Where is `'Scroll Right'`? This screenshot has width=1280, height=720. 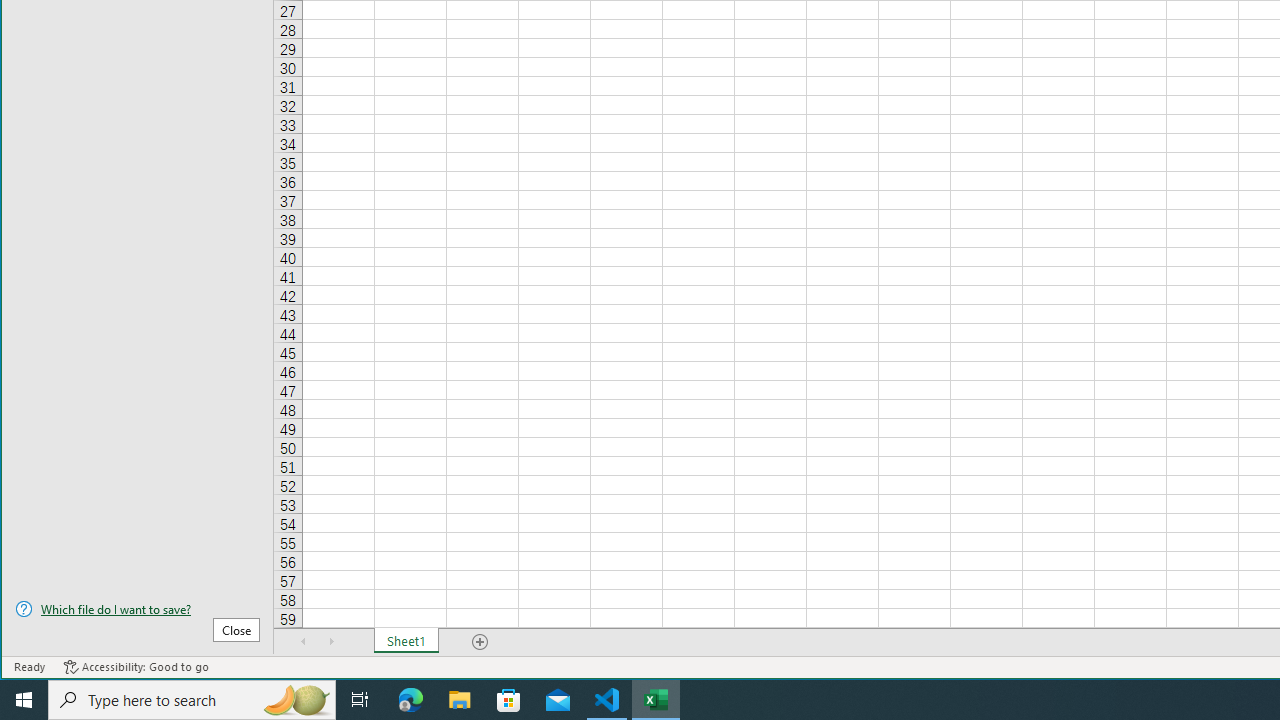 'Scroll Right' is located at coordinates (331, 641).